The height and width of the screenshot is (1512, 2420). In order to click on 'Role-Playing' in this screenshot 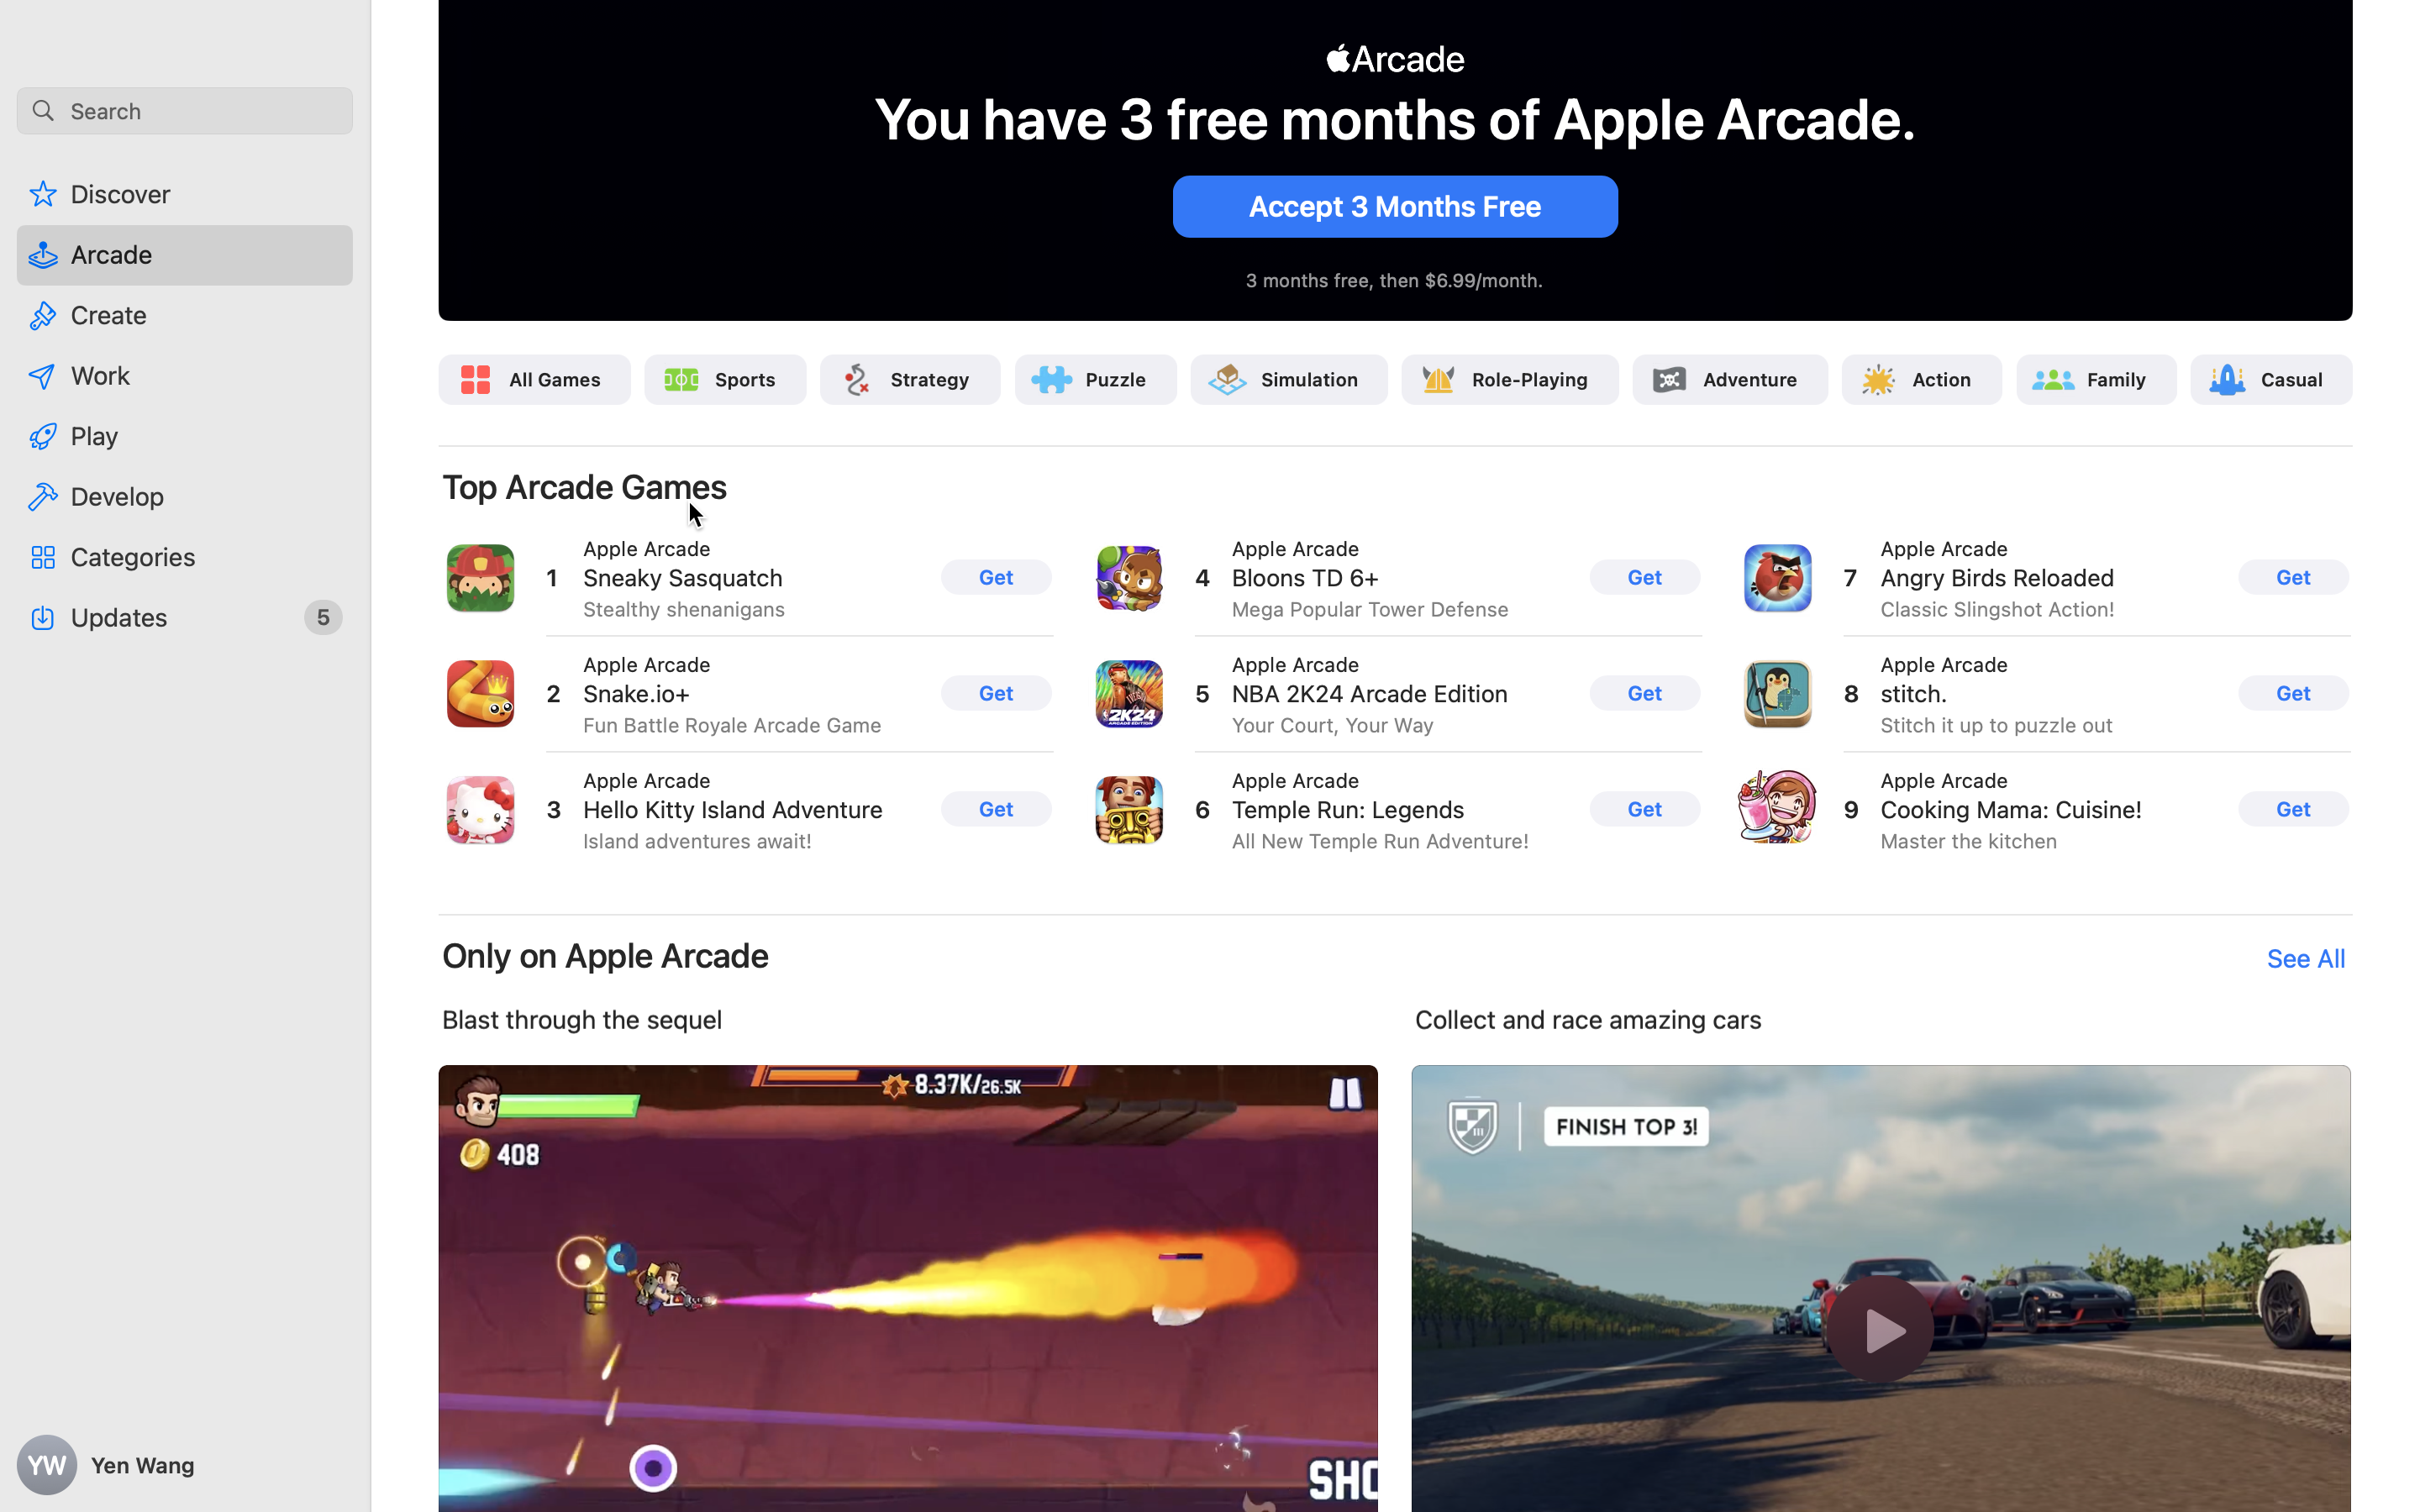, I will do `click(1529, 378)`.